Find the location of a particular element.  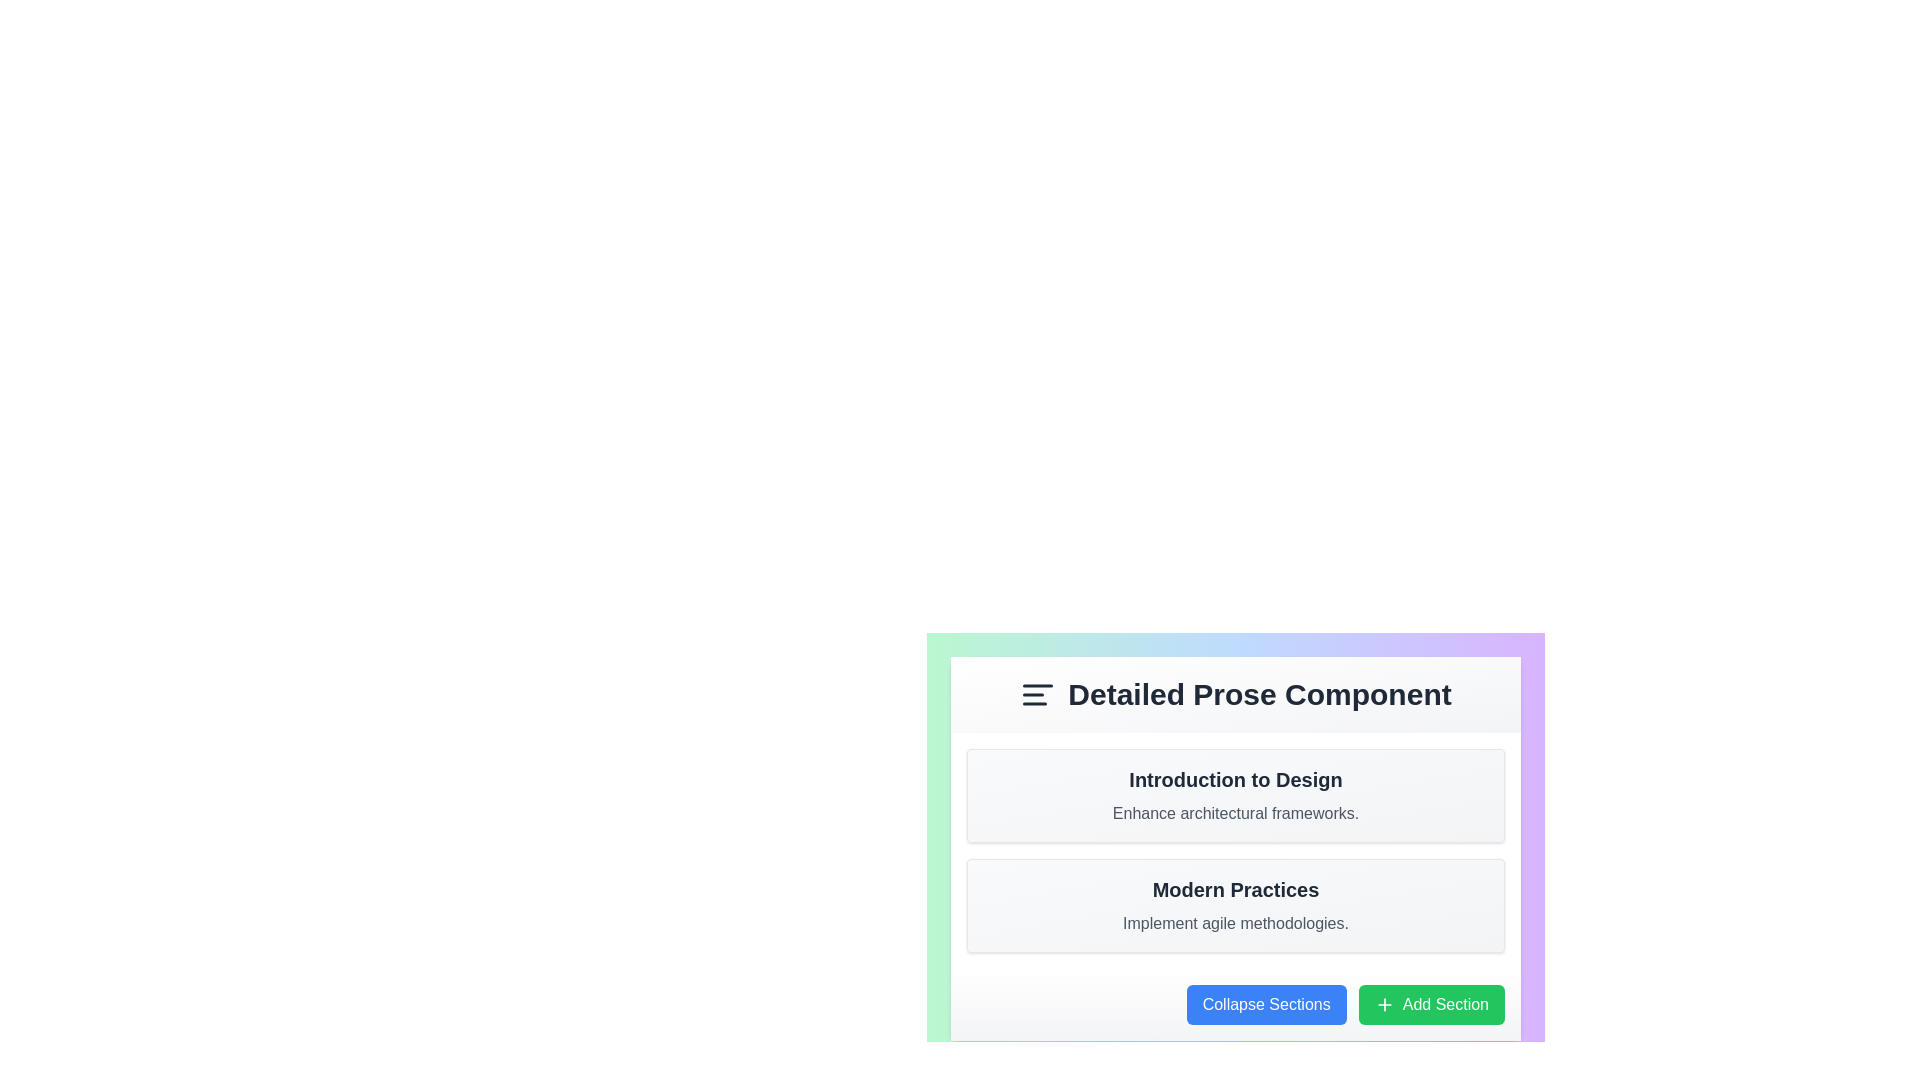

the Text block that displays a headline and brief description, located centrally above the 'Modern Practices' section and below the 'Detailed Prose Component' header is located at coordinates (1235, 825).